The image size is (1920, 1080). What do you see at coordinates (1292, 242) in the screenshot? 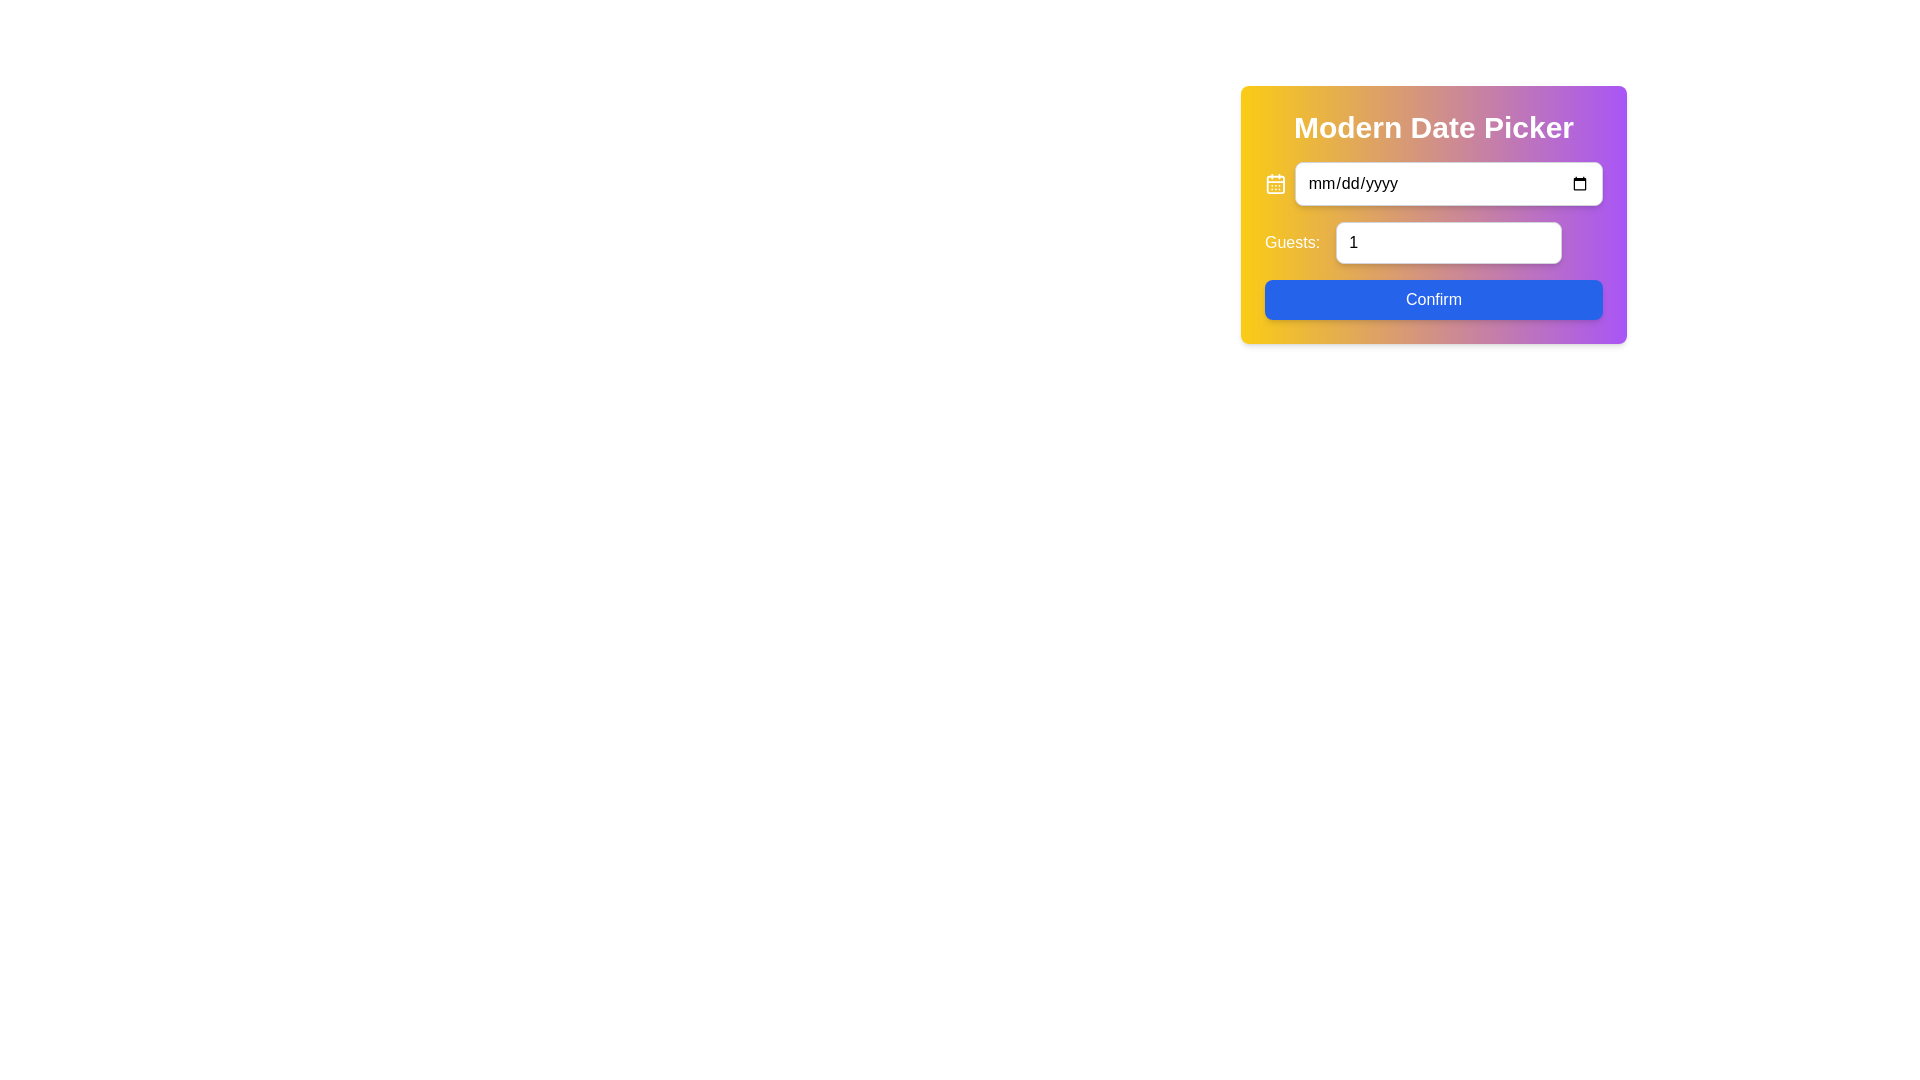
I see `the label displaying the text 'Guests:' which is styled in white against a gradient background transitioning from yellow to purple` at bounding box center [1292, 242].